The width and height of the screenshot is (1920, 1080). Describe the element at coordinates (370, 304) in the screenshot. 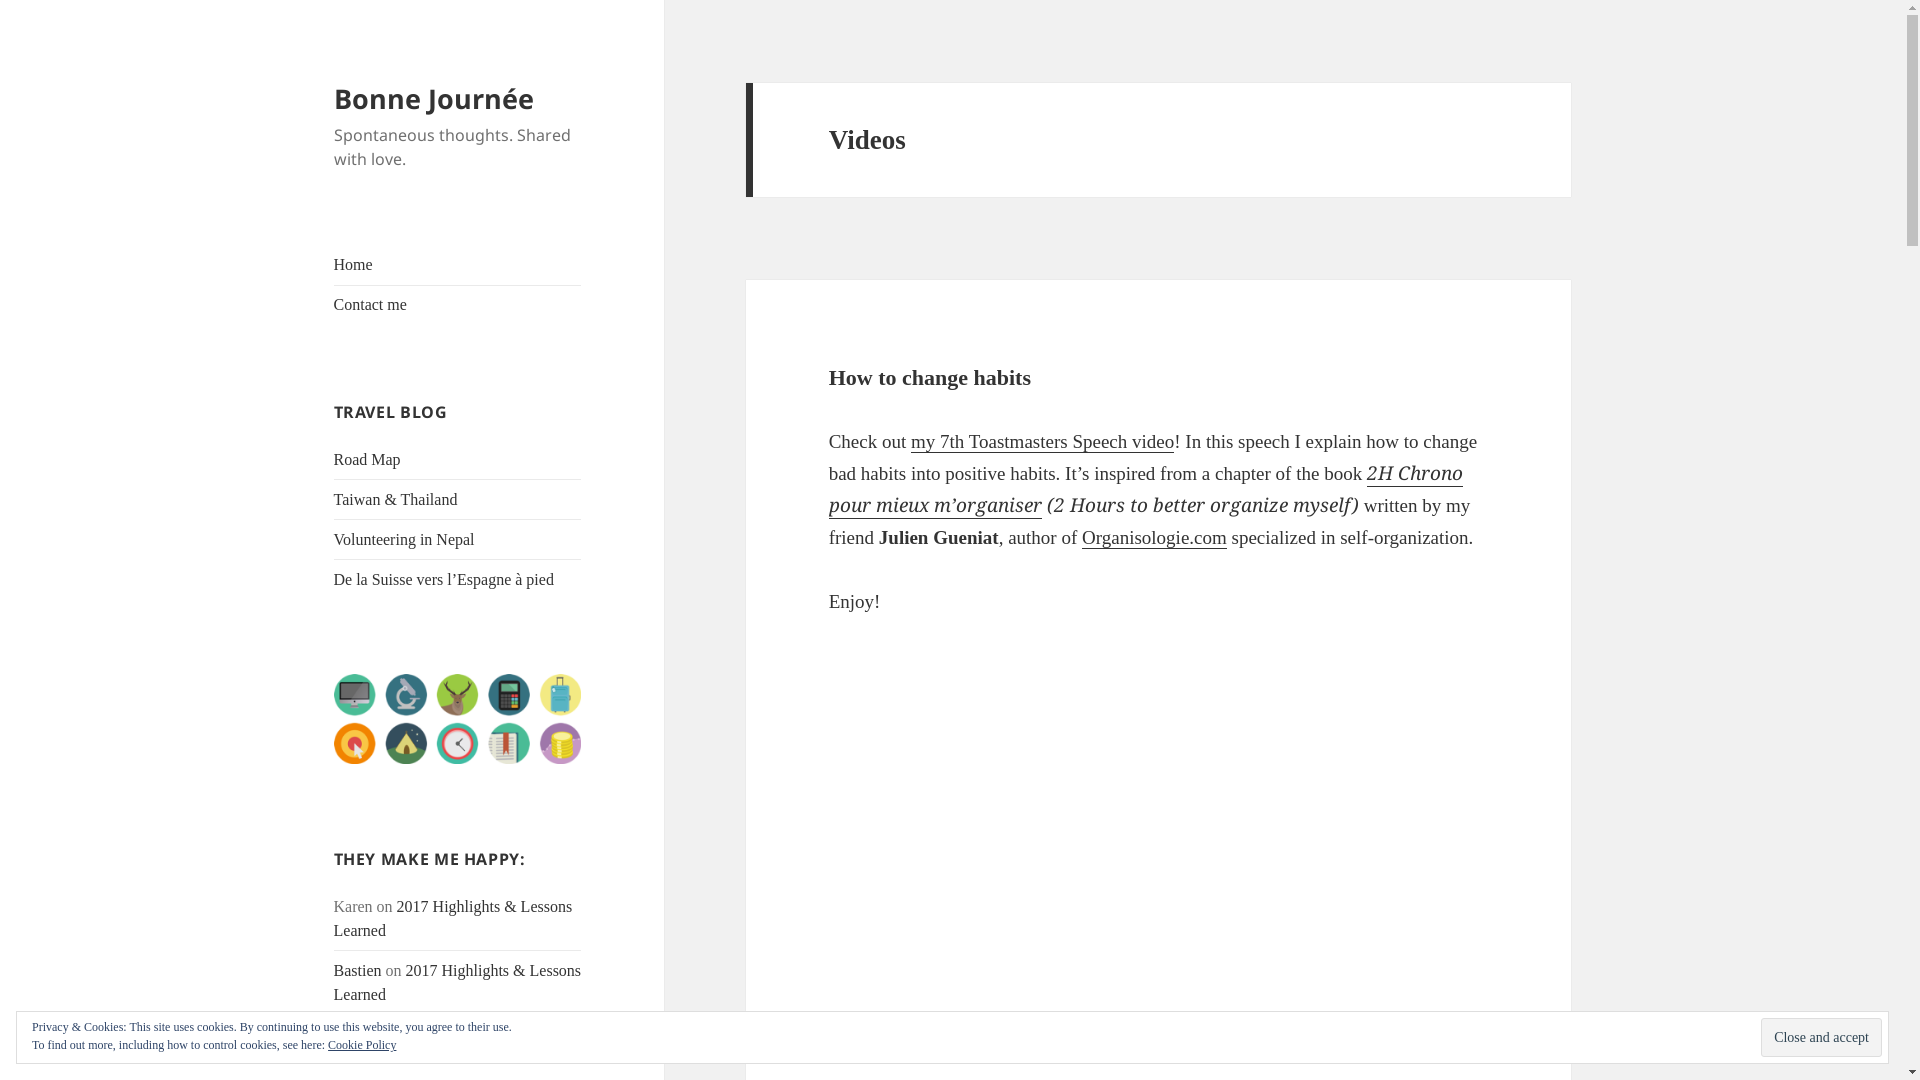

I see `'Contact me'` at that location.